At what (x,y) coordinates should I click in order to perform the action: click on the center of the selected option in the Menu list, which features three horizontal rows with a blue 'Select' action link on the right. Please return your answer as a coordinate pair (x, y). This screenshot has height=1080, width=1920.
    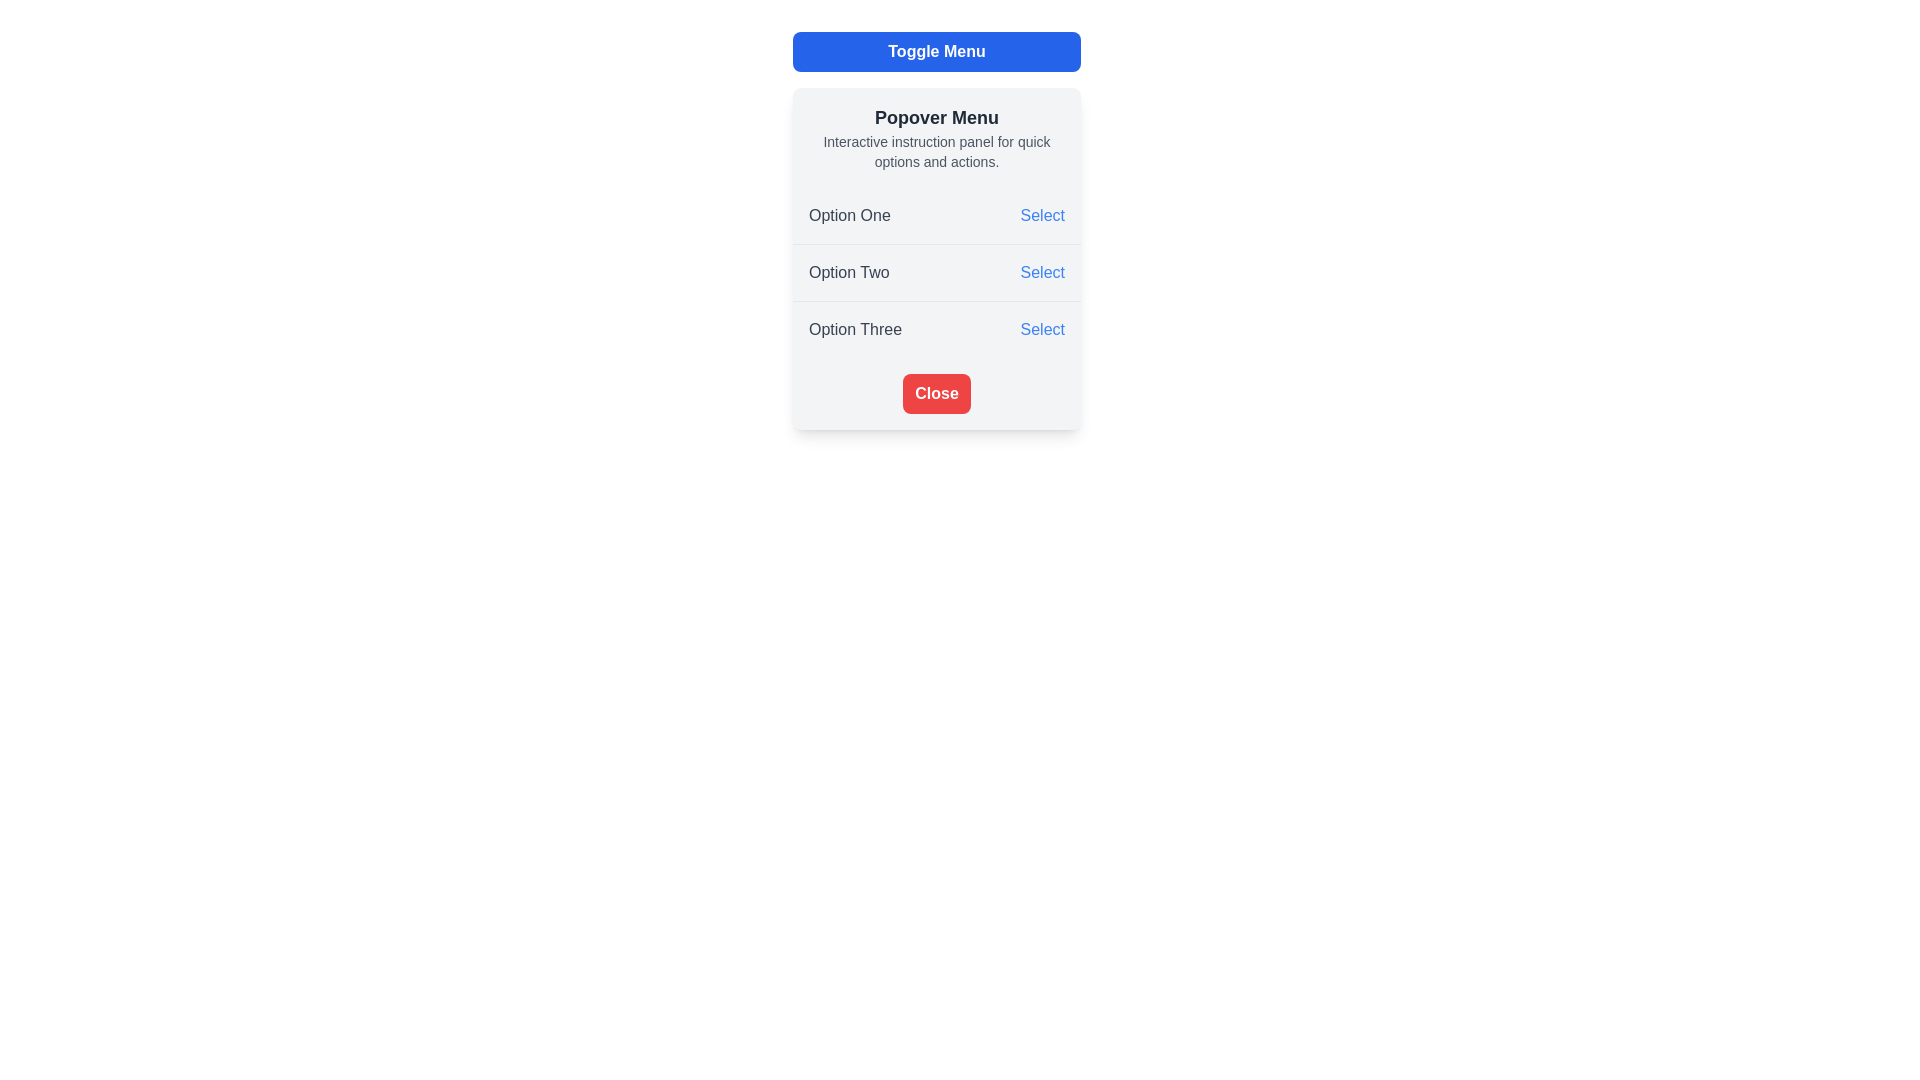
    Looking at the image, I should click on (935, 273).